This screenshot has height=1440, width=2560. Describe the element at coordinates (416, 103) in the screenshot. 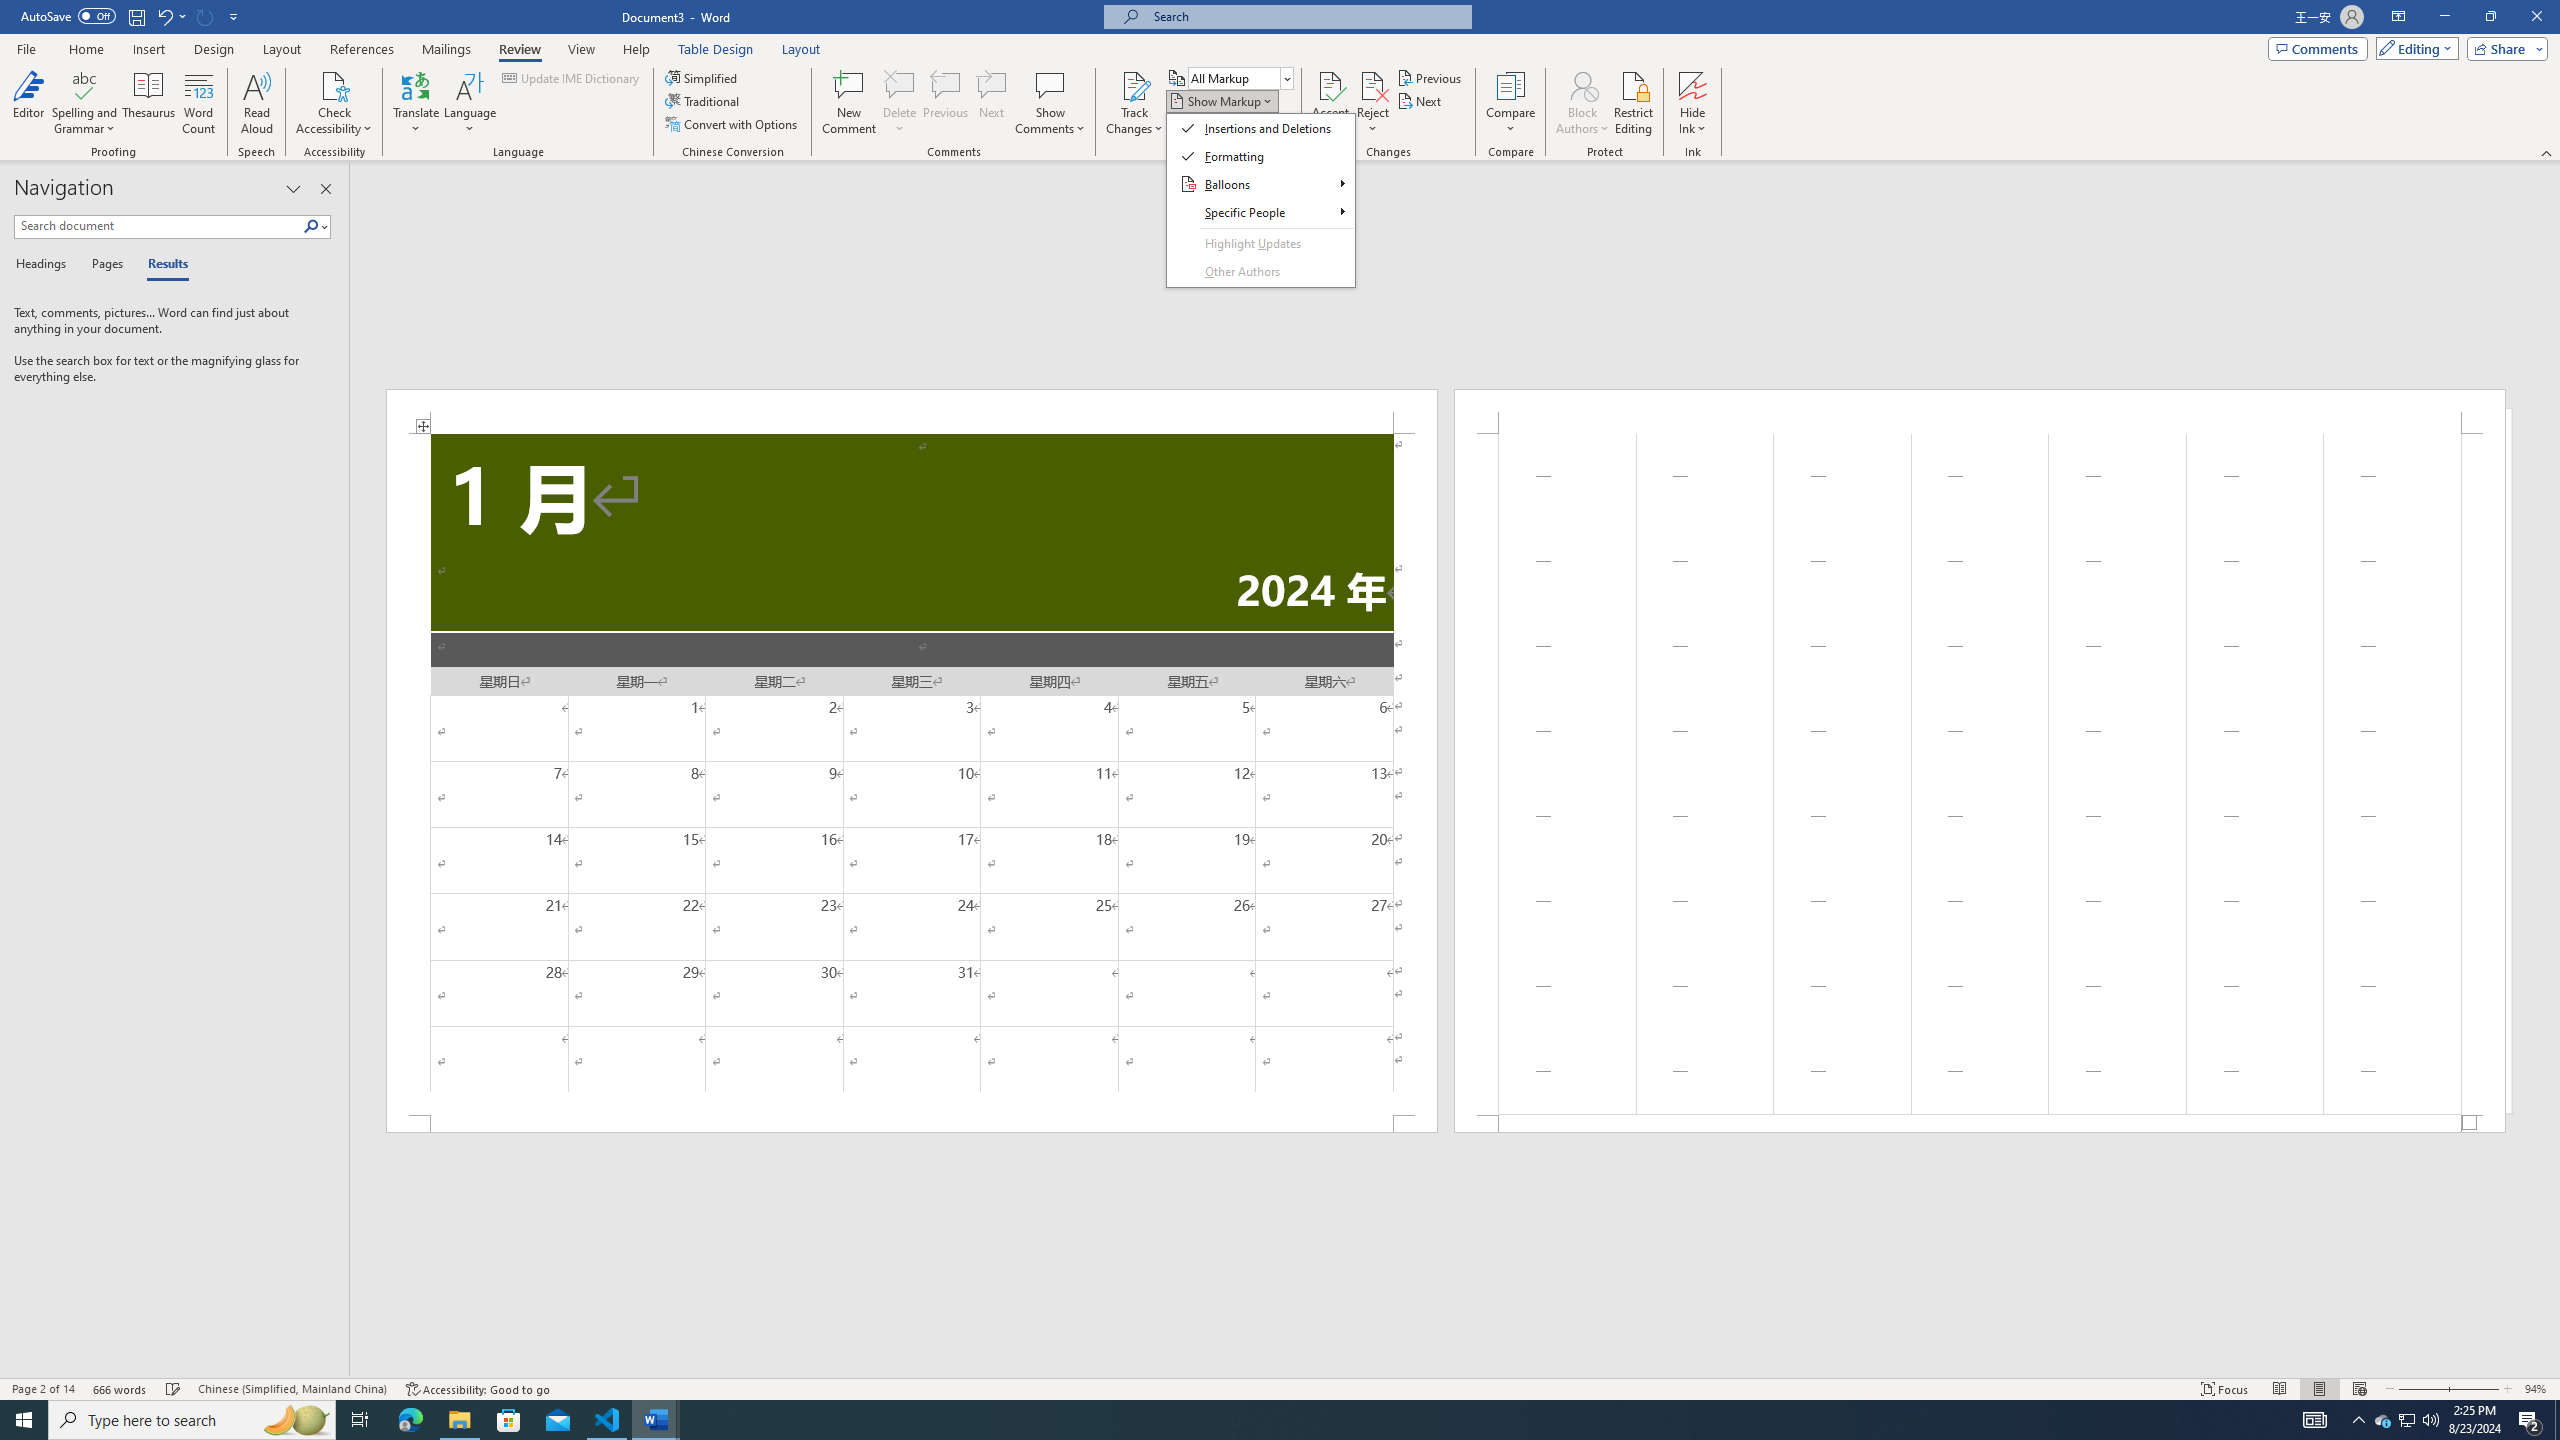

I see `'Translate'` at that location.